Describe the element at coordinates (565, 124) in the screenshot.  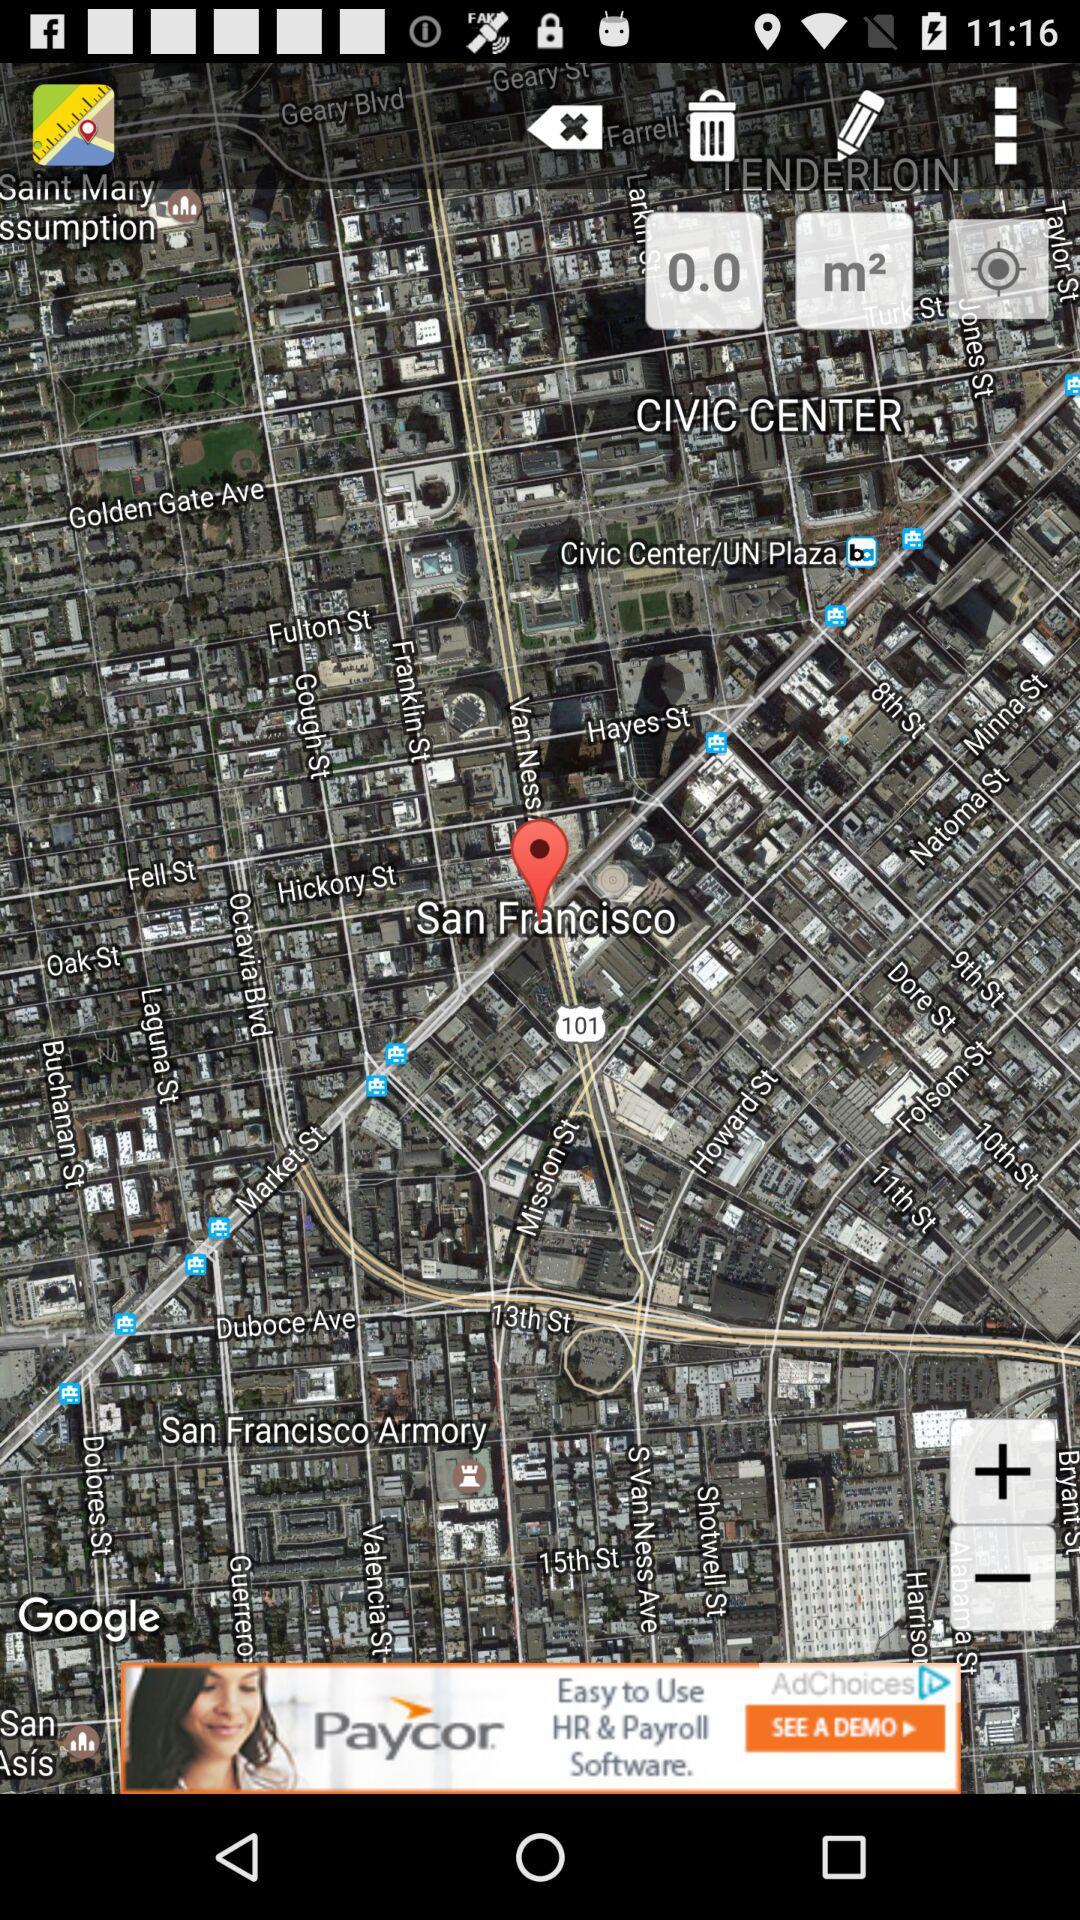
I see `app above 0.0` at that location.